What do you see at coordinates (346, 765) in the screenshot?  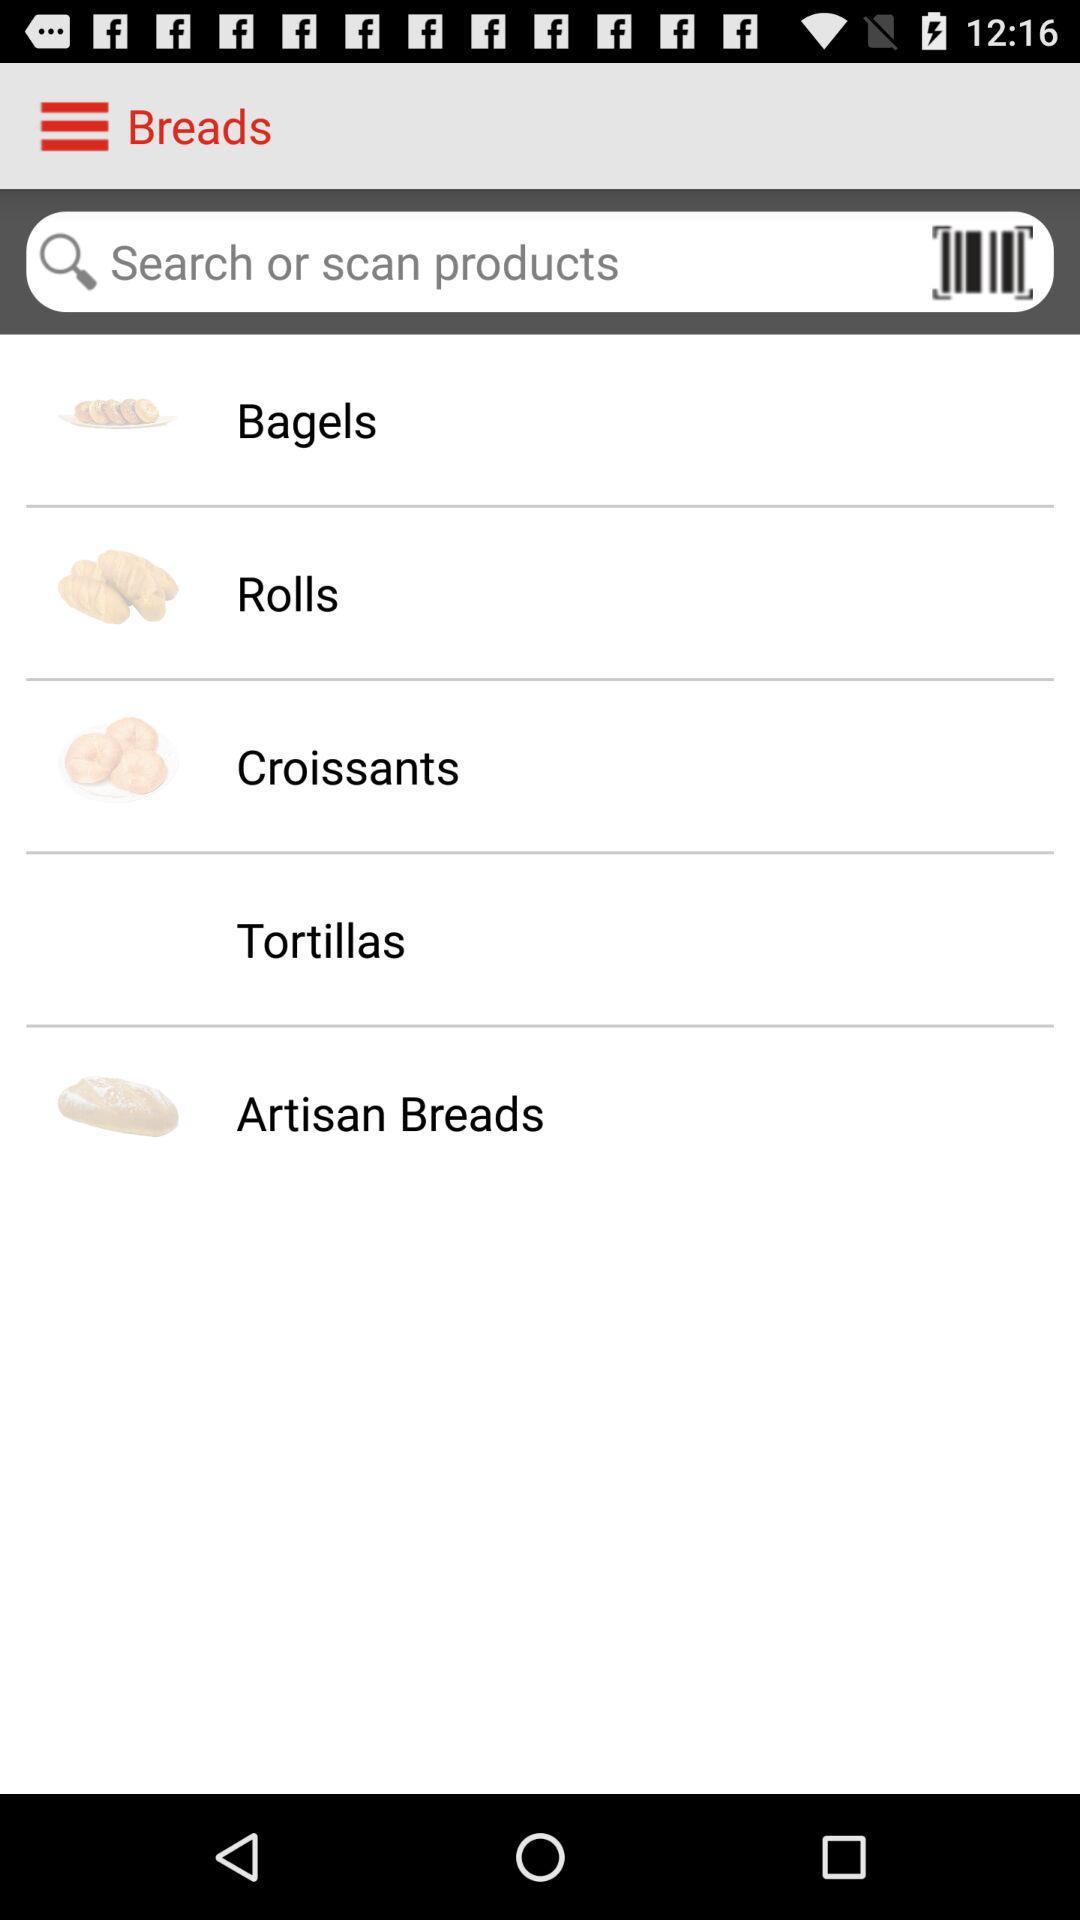 I see `item above tortillas app` at bounding box center [346, 765].